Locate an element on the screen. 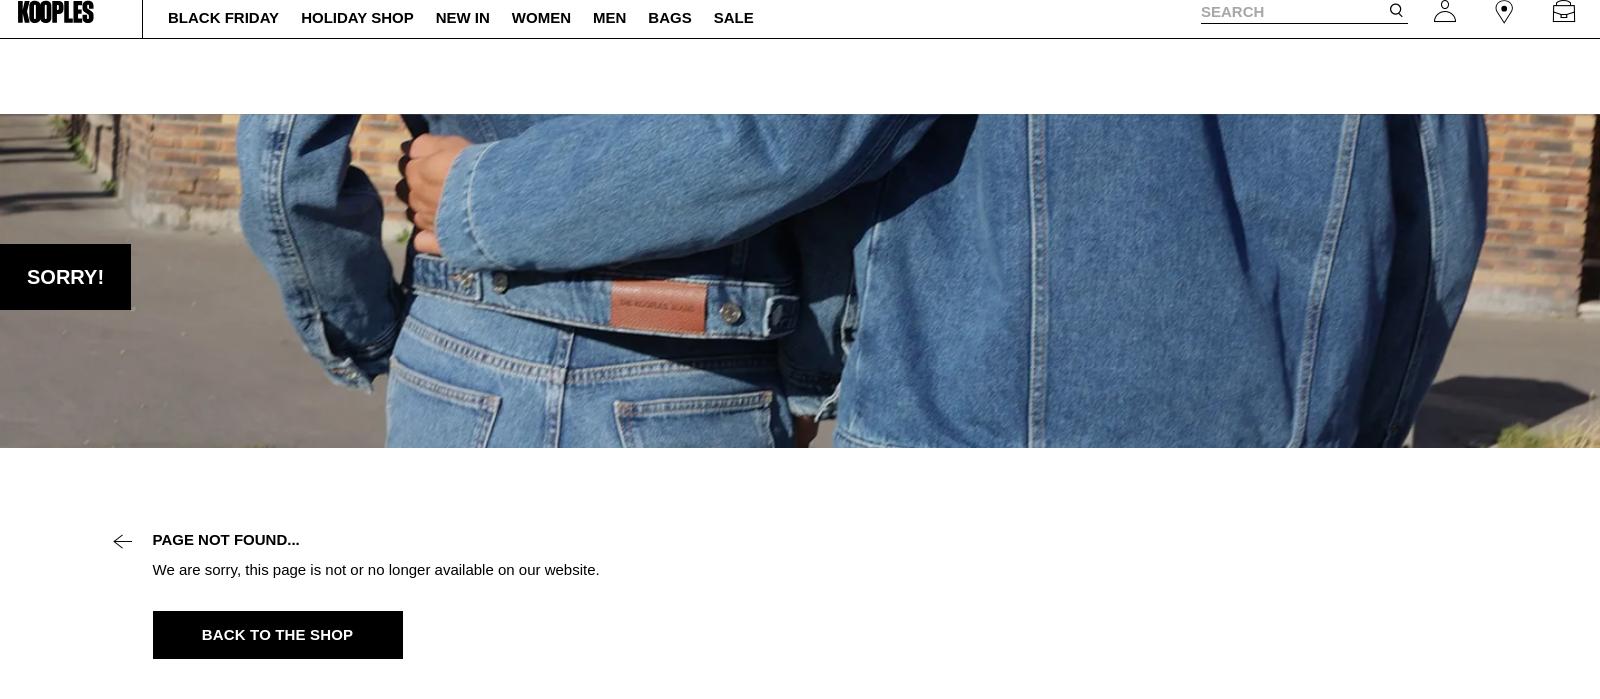 The height and width of the screenshot is (699, 1600). 'Black Friday' is located at coordinates (223, 92).